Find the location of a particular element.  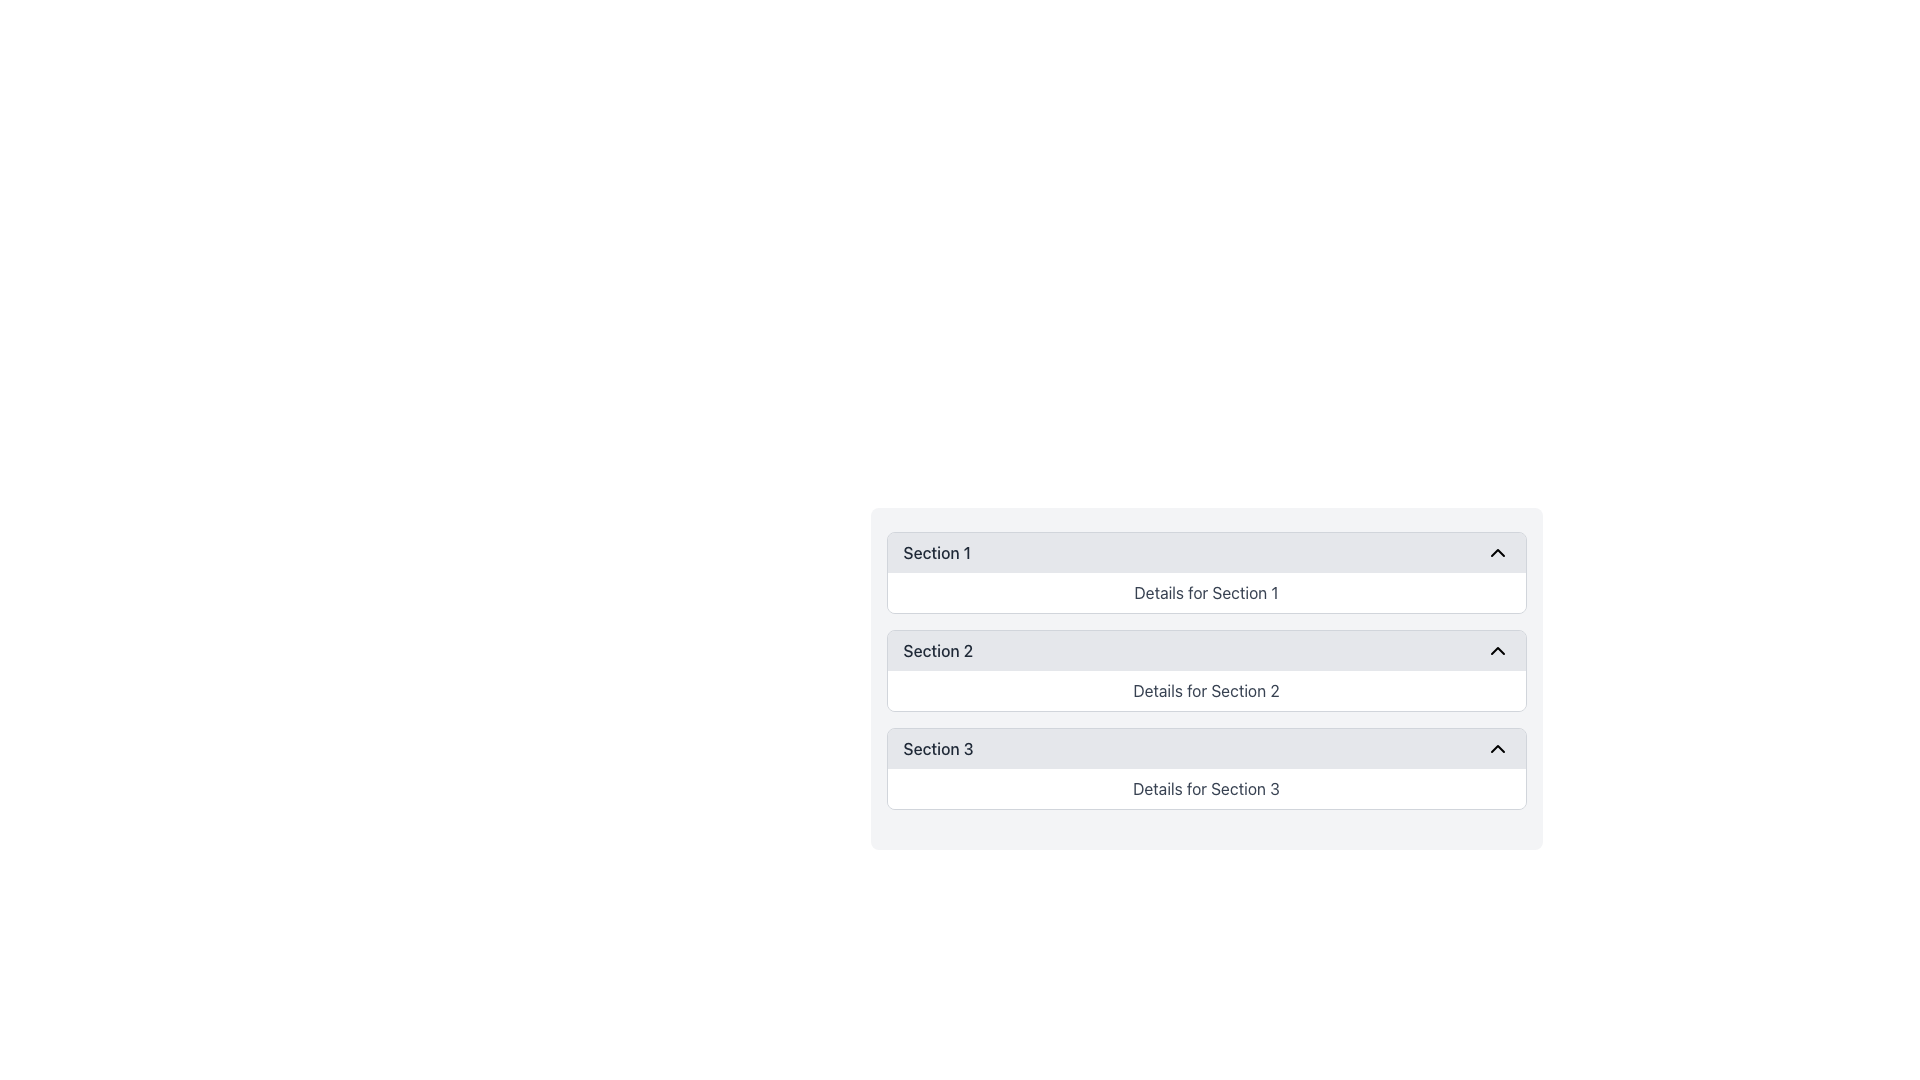

the upward-pointing chevron icon located on the right side of the 'Section 2' header to focus on it is located at coordinates (1497, 651).